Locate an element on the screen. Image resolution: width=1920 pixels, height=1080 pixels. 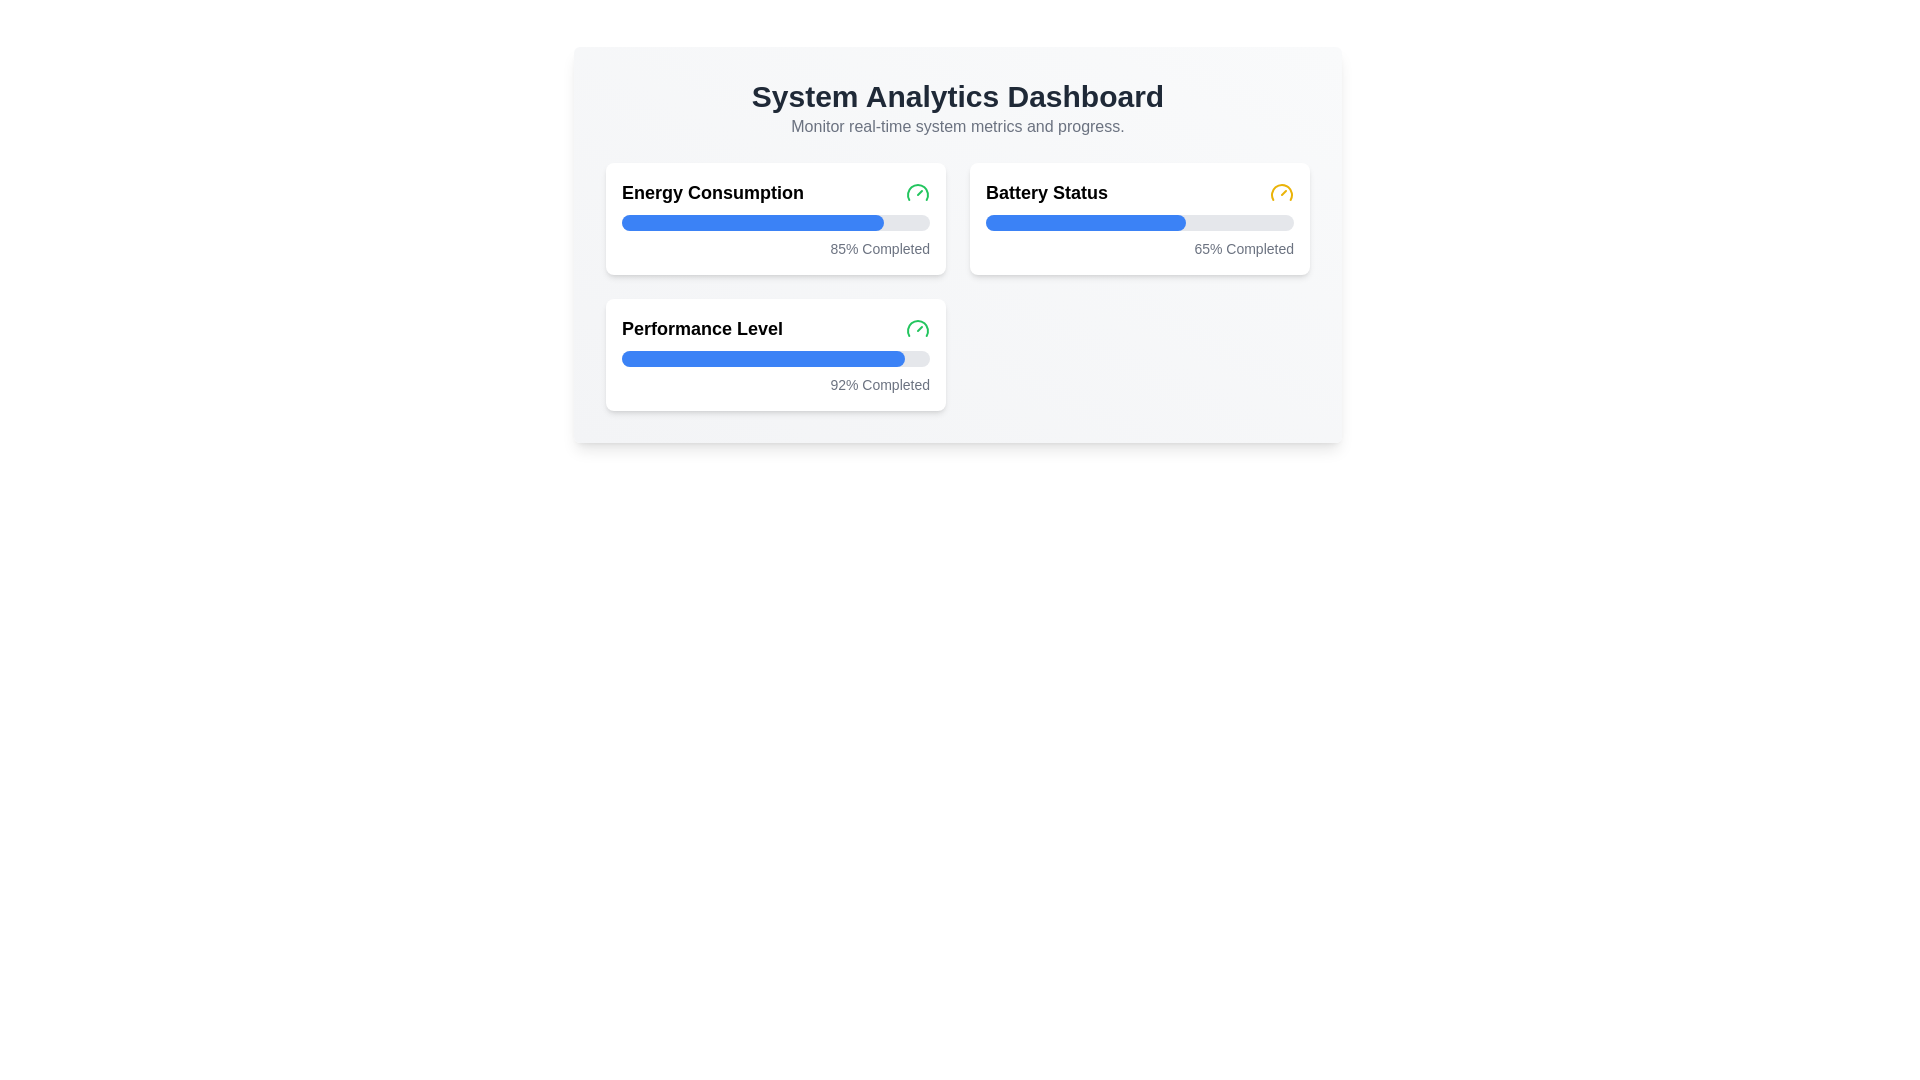
heading element 'System Analytics Dashboard' positioned at the top-center of the interface for context is located at coordinates (957, 96).